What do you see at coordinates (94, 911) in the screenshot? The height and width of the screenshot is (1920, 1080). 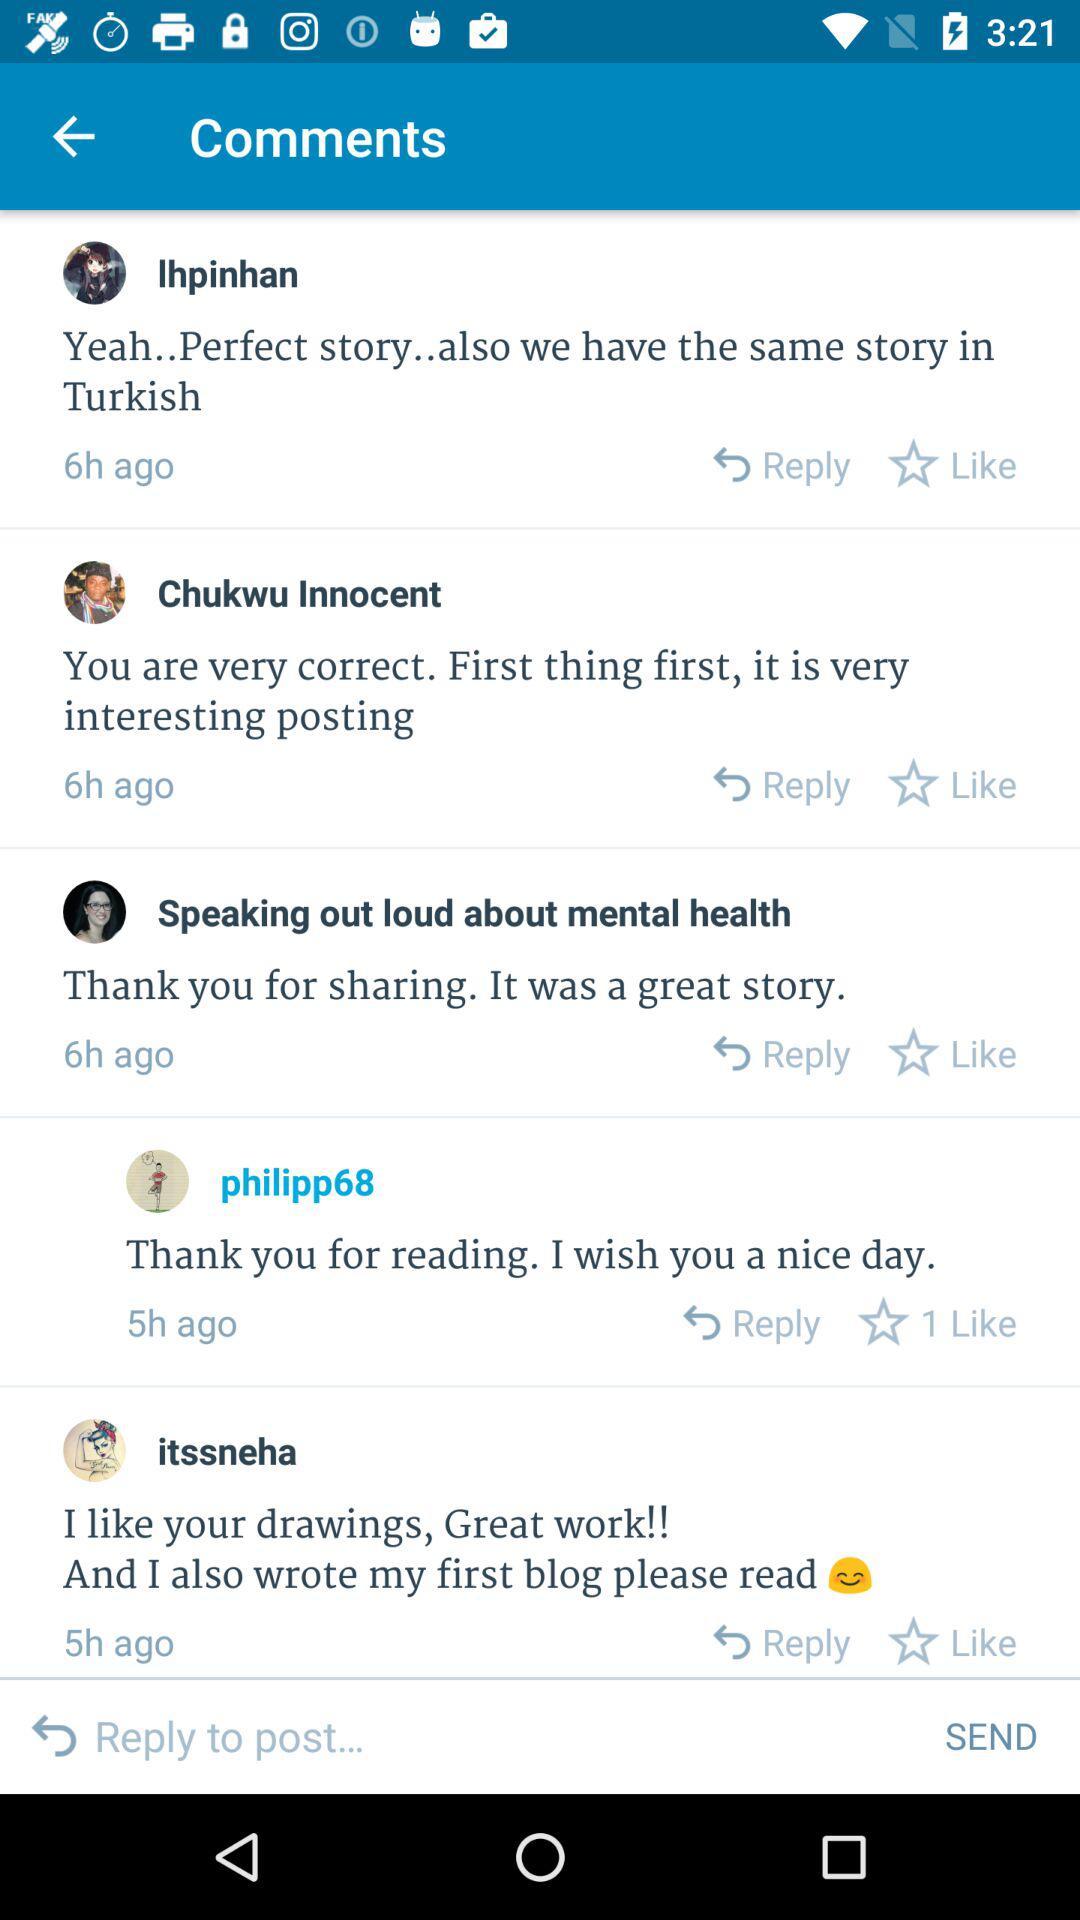 I see `profile` at bounding box center [94, 911].